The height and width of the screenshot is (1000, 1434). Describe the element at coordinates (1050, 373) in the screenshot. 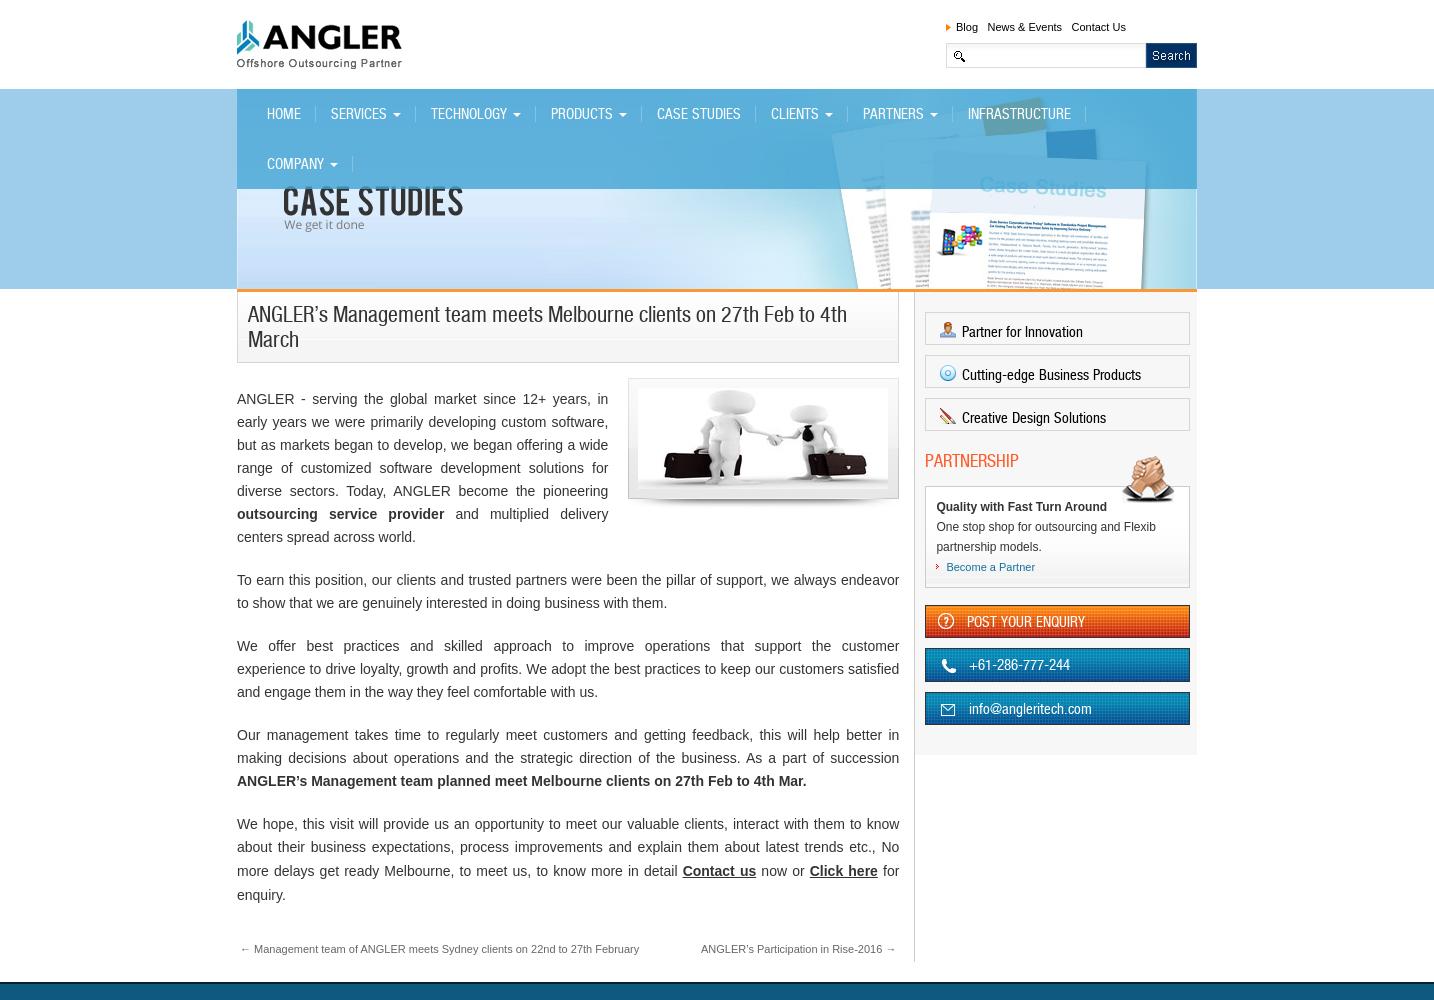

I see `'Cutting-edge Business Products'` at that location.